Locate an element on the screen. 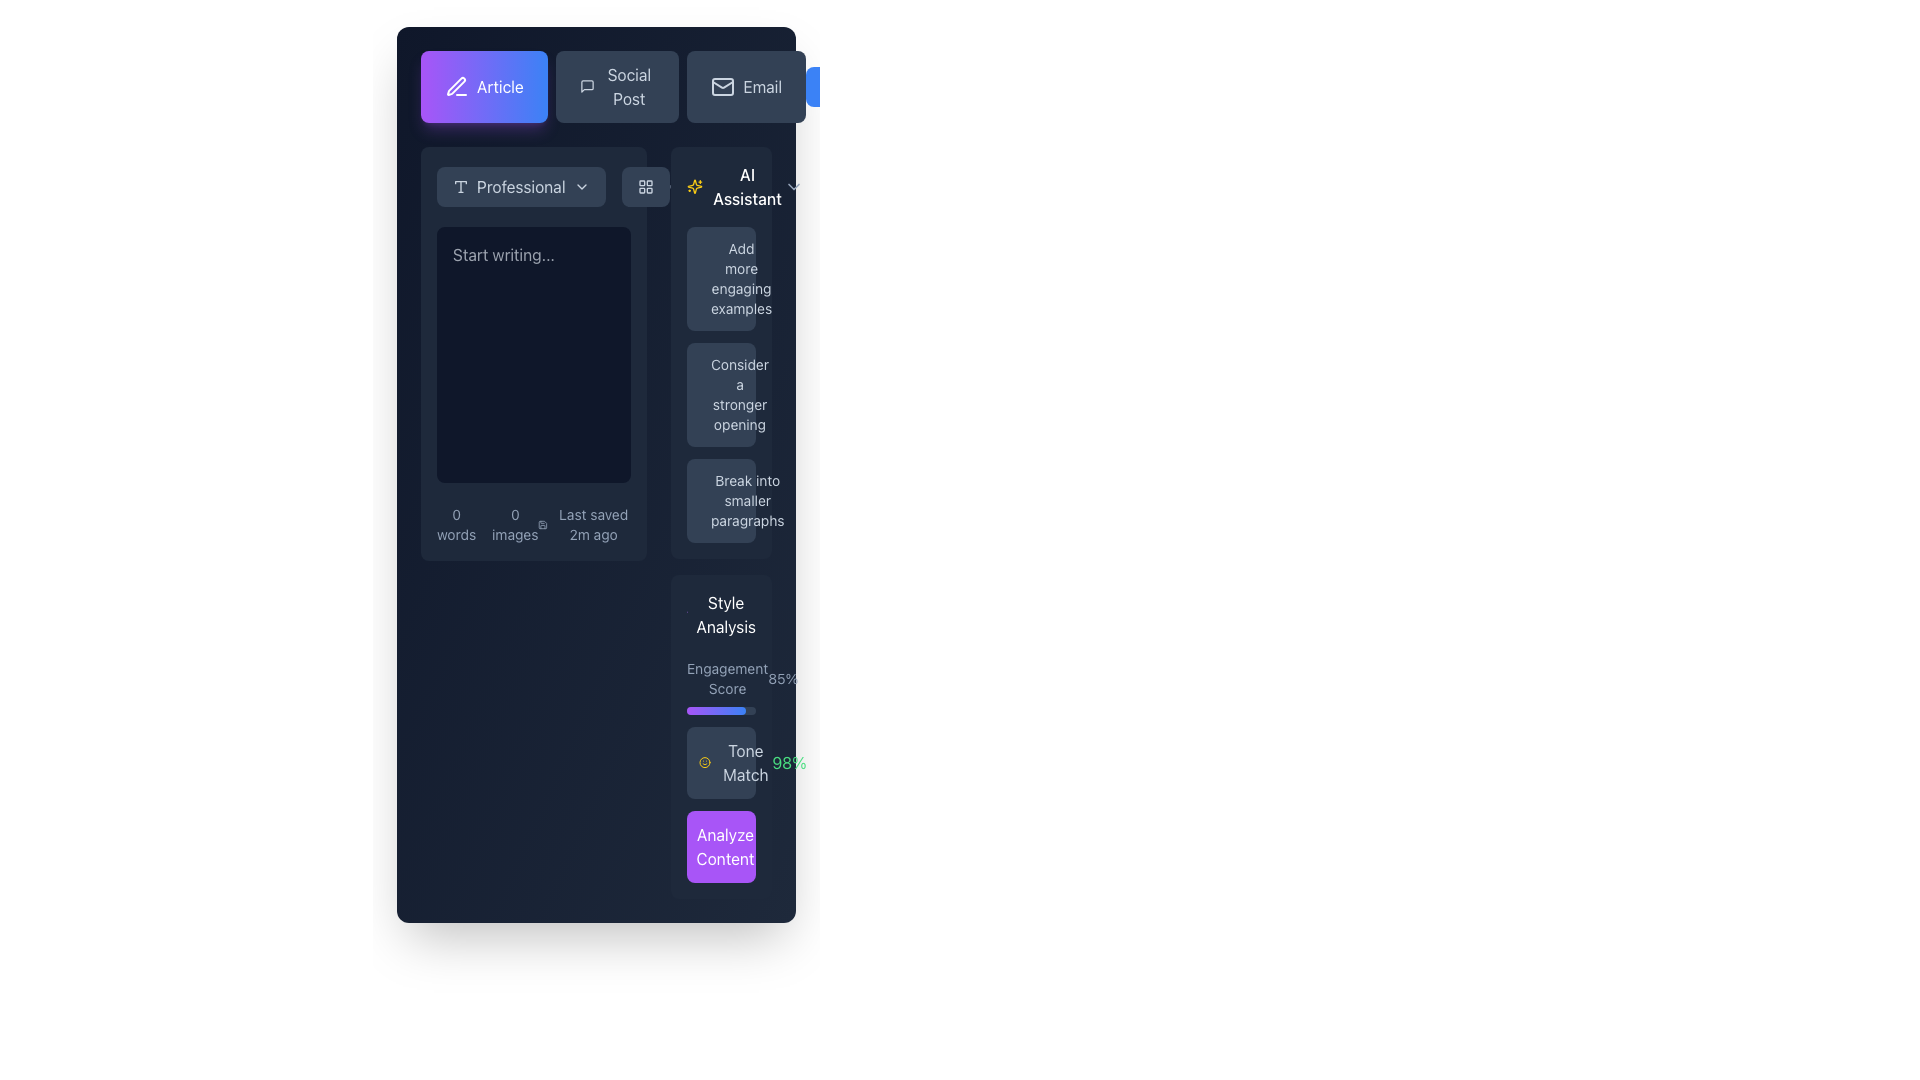  the text label containing 'Social Post', which is part of a button with rounded corners and a slate-colored background, situated between the 'Article' and 'Email' buttons is located at coordinates (628, 86).